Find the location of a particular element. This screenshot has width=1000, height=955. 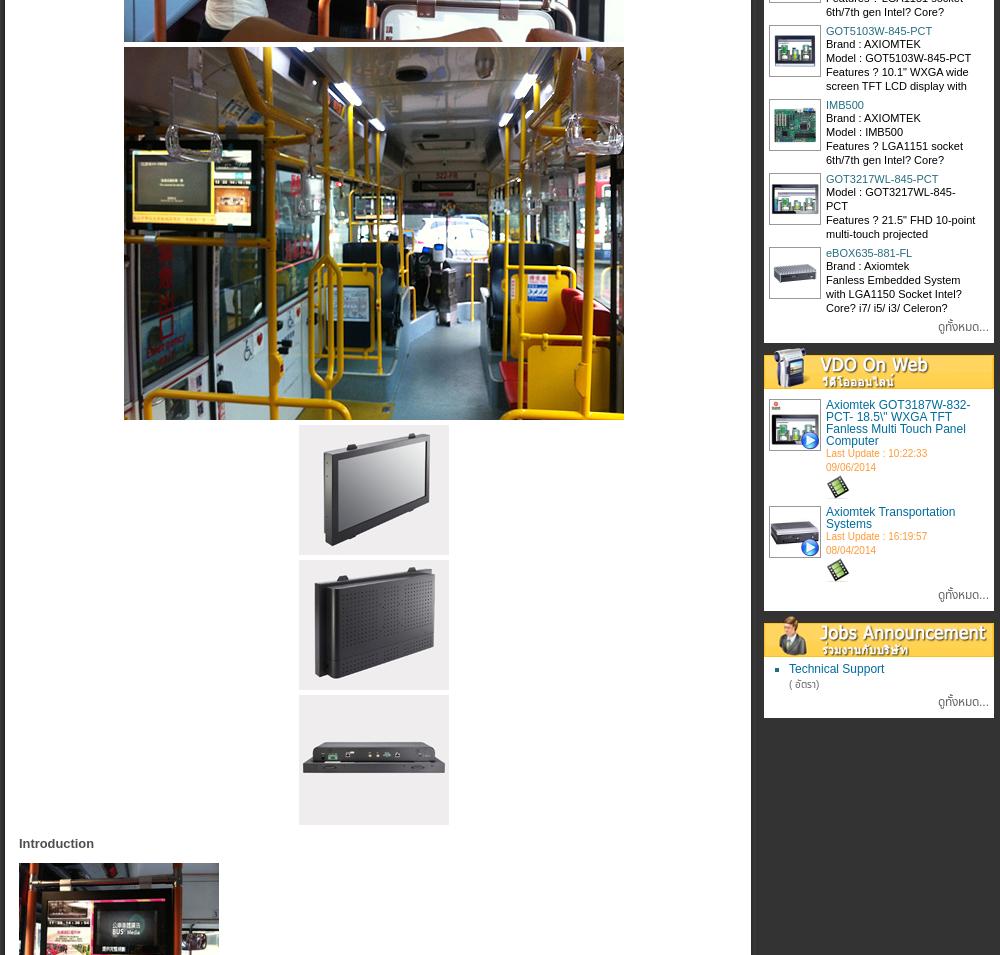

'Axiomtek GOT3187W-832-PCT- 18.5\" WXGA TFT Fanless Multi Touch Panel Computer' is located at coordinates (898, 421).